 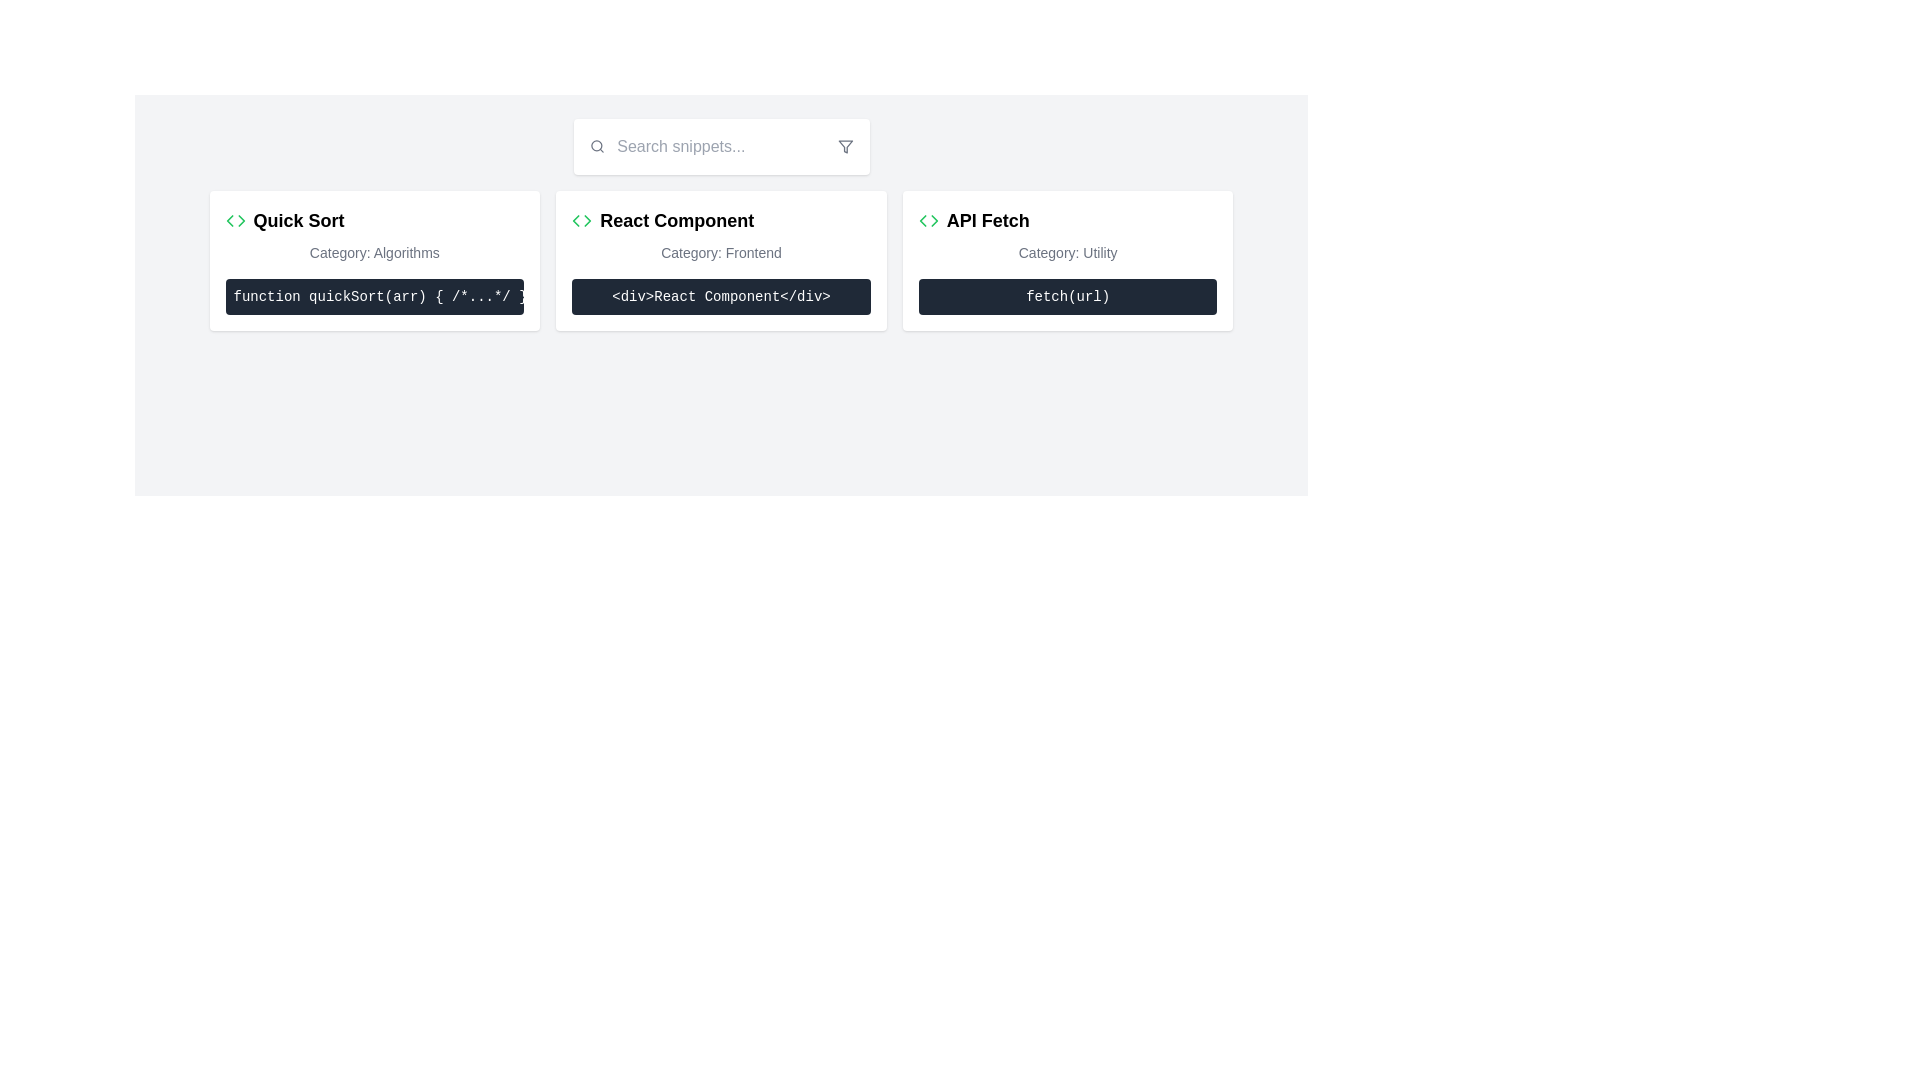 What do you see at coordinates (229, 220) in the screenshot?
I see `the leftward arrow icon within the SVG group located at the top-left corner of the middle card in a horizontally arranged set of cards` at bounding box center [229, 220].